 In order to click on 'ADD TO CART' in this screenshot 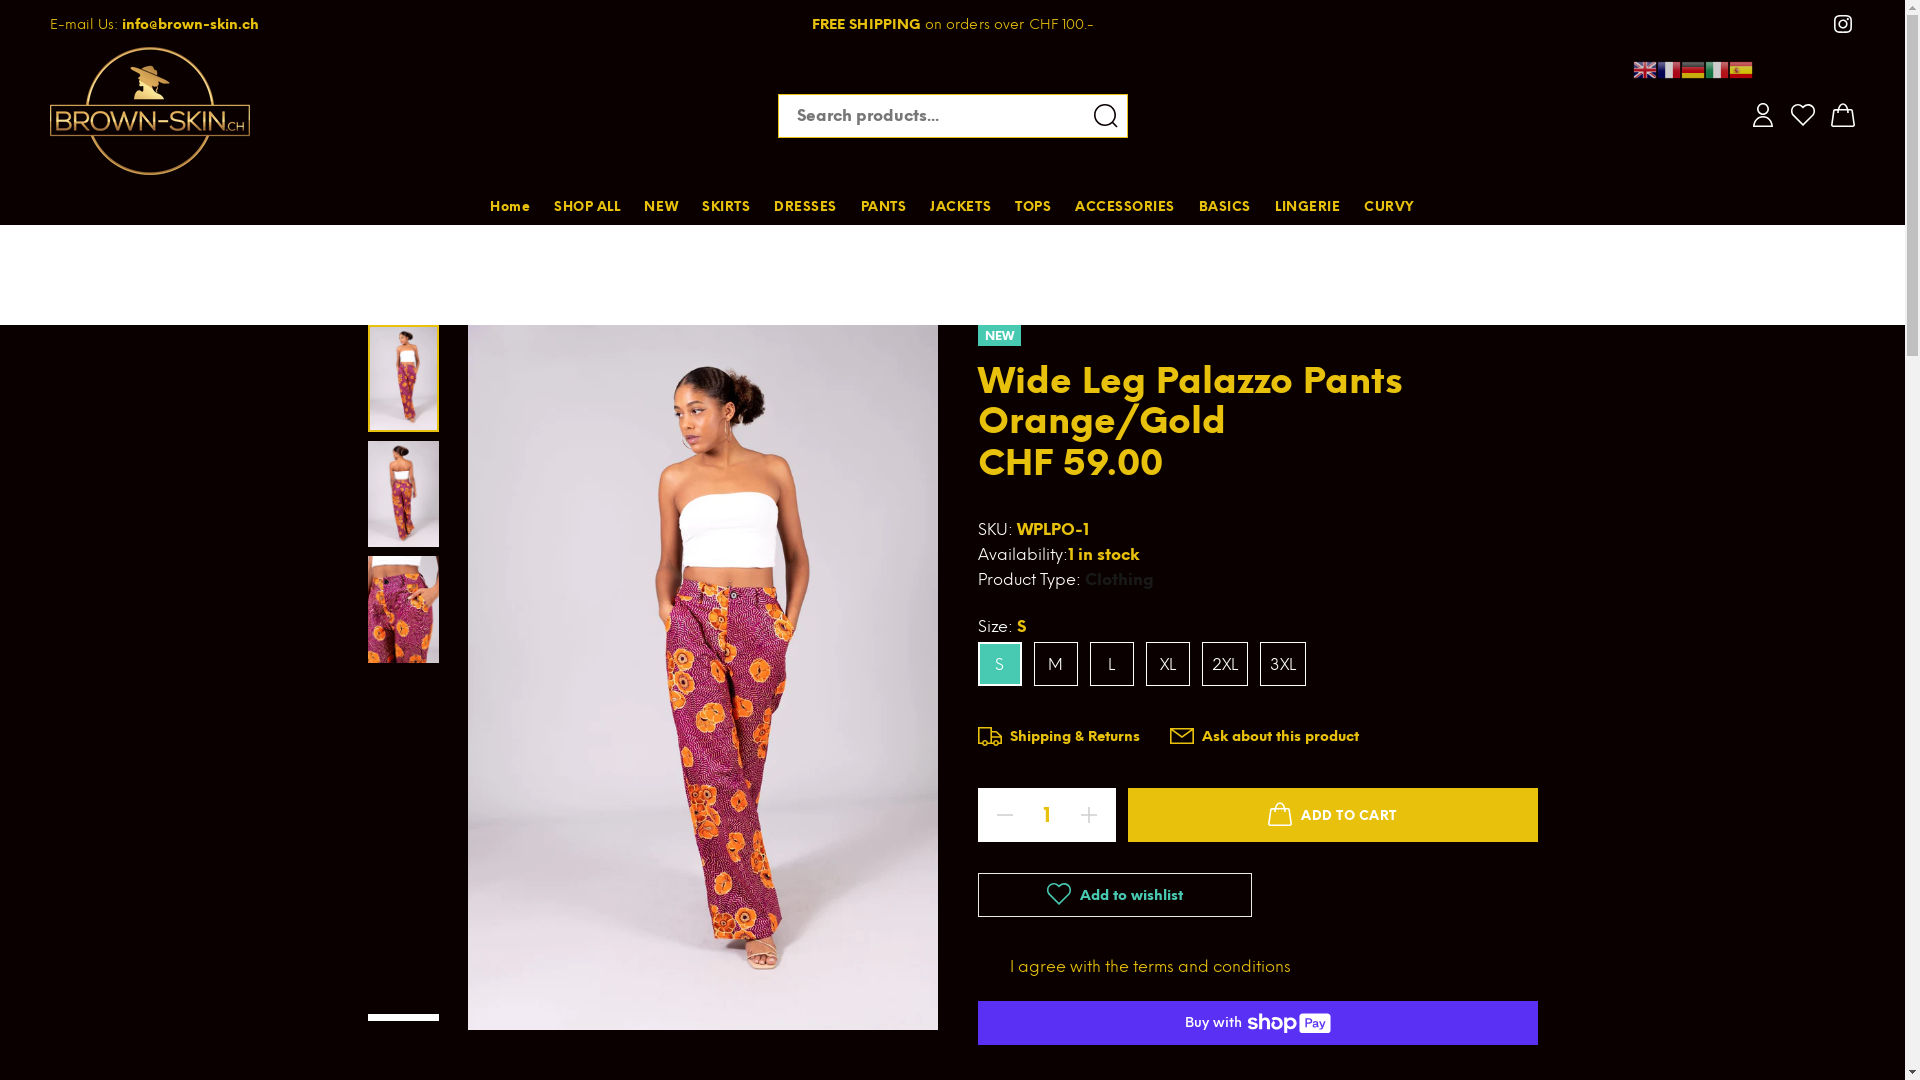, I will do `click(1333, 814)`.